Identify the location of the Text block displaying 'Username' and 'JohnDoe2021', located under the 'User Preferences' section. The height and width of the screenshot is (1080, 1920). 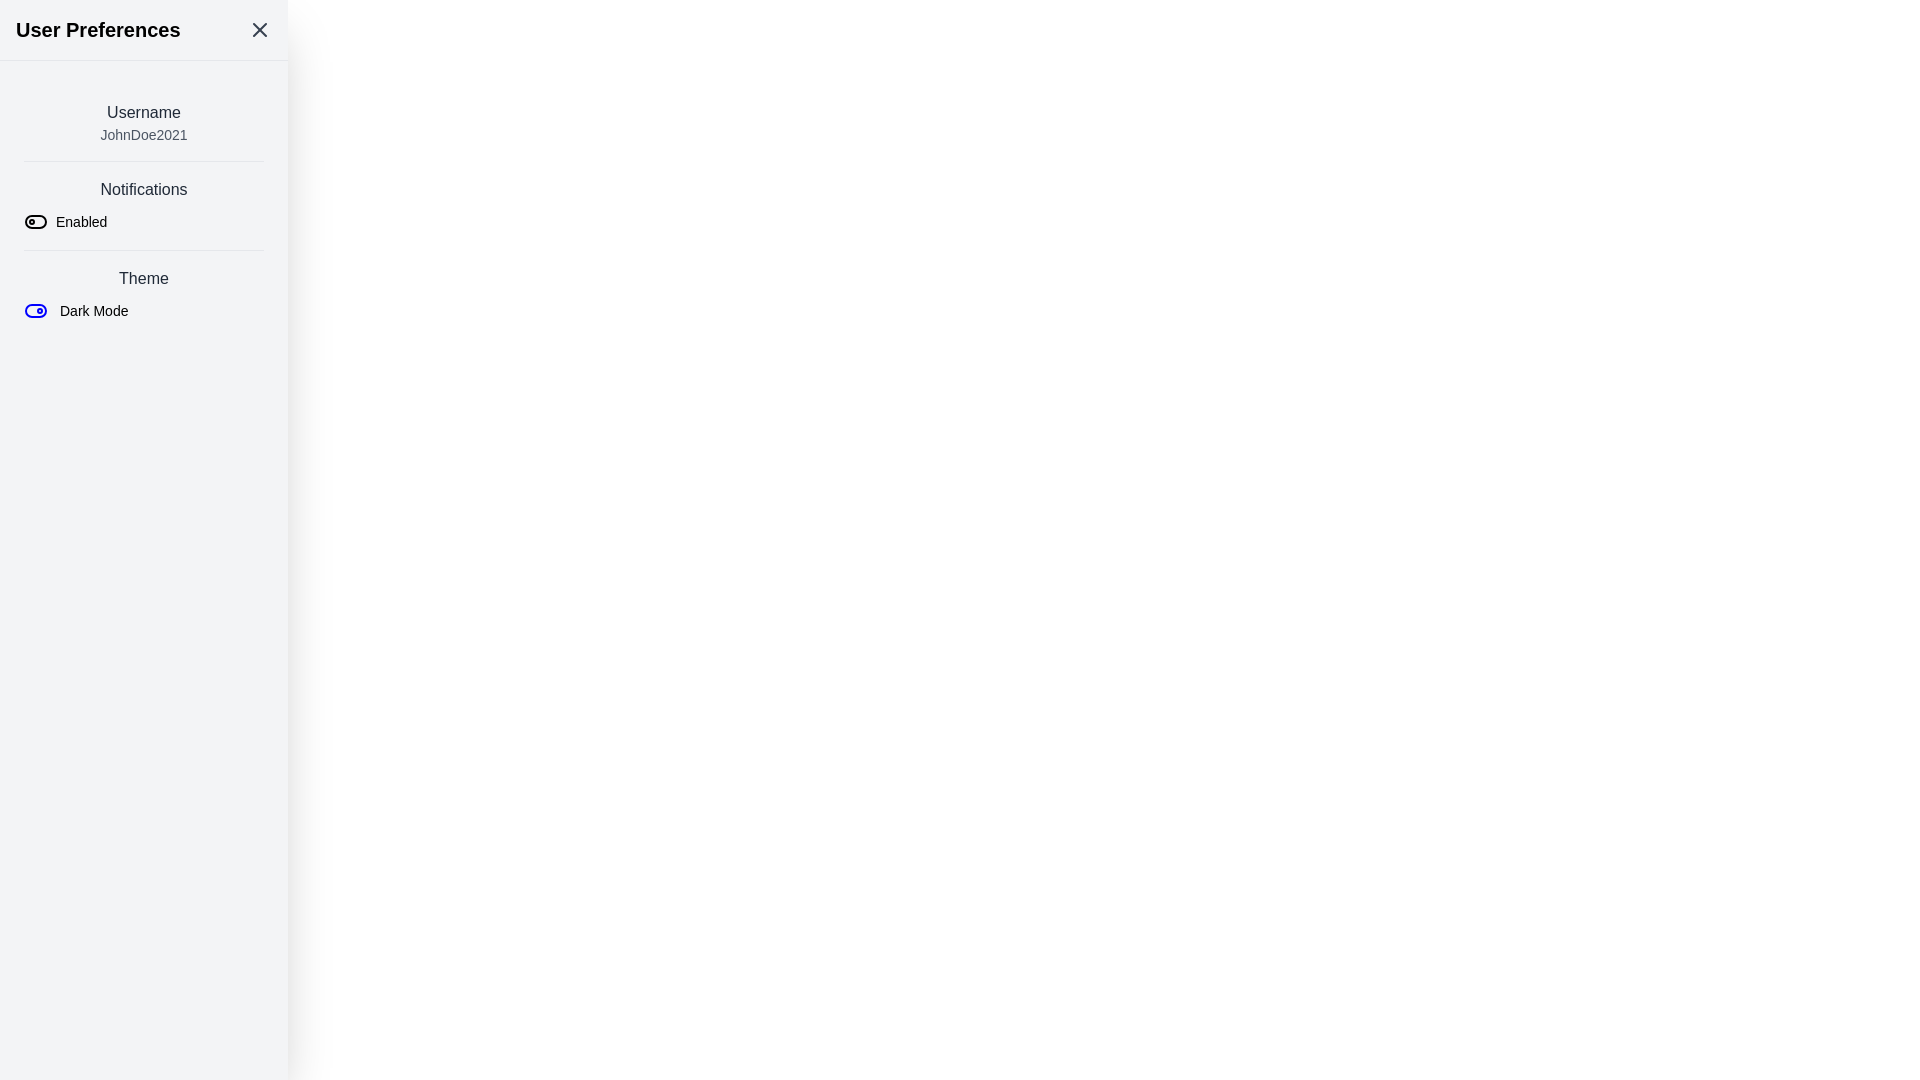
(143, 123).